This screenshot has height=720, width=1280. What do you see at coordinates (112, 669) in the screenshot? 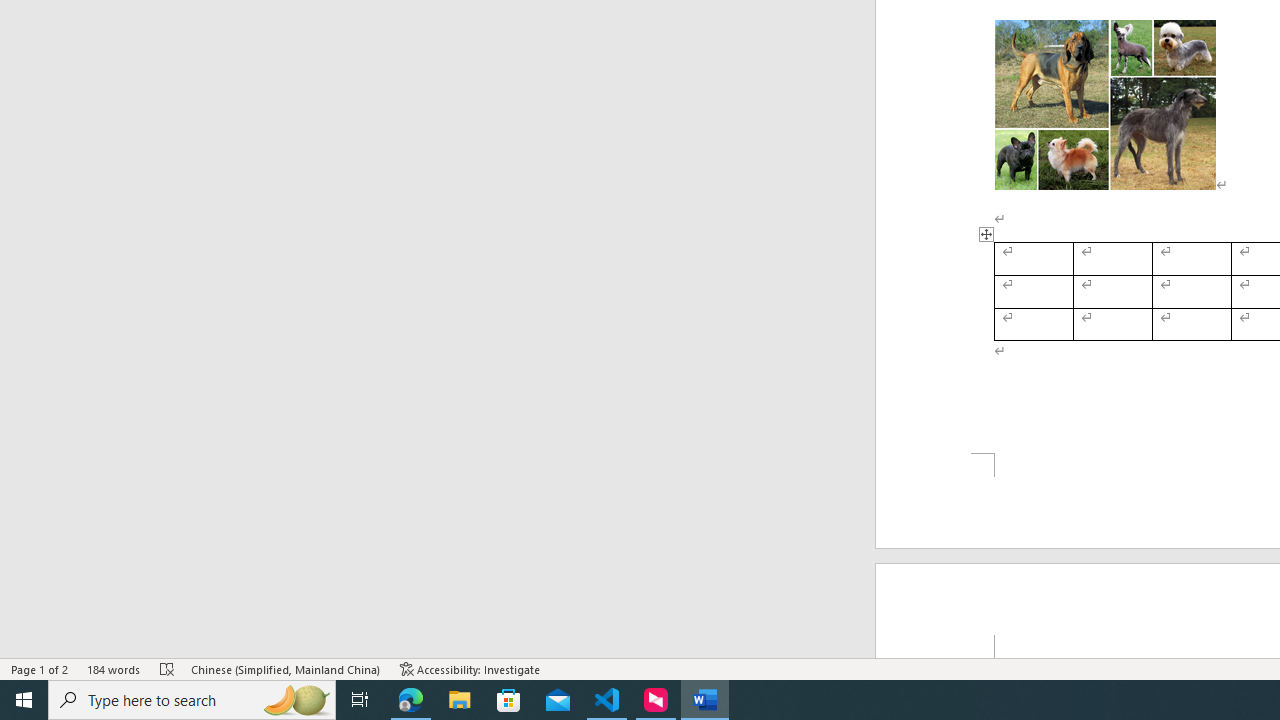
I see `'Word Count 184 words'` at bounding box center [112, 669].